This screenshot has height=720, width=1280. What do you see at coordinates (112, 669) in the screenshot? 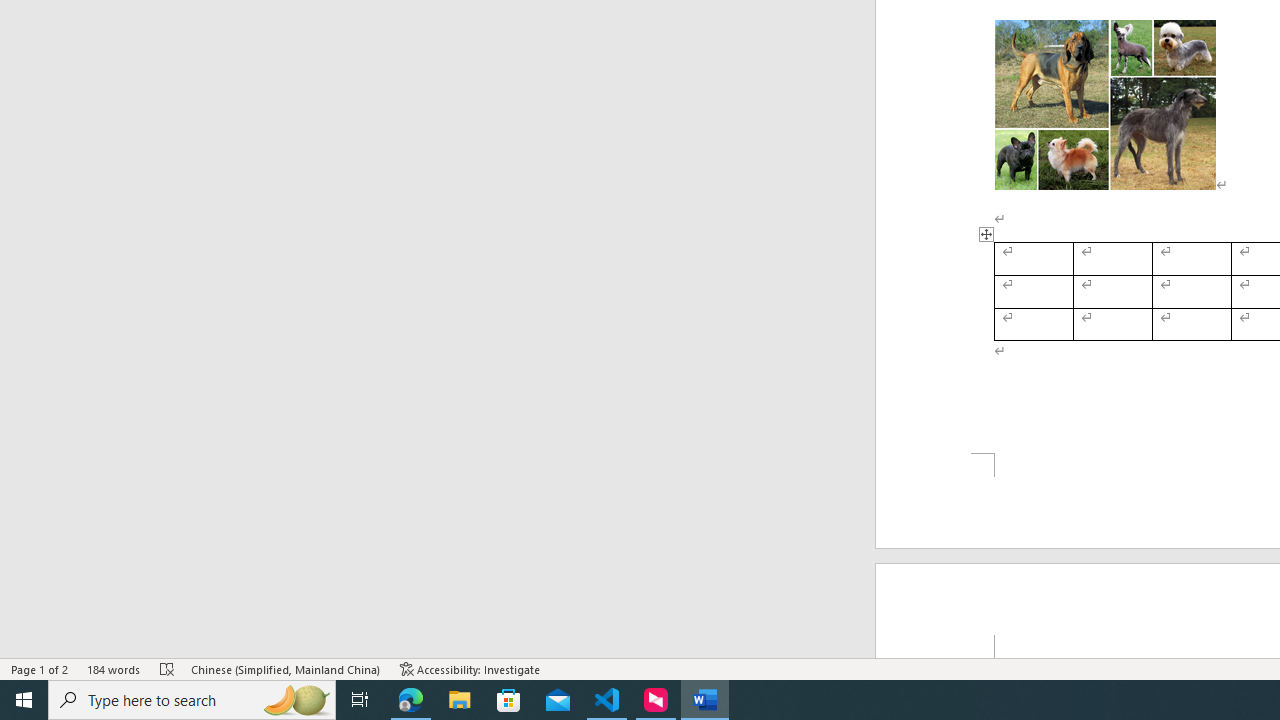
I see `'Word Count 184 words'` at bounding box center [112, 669].